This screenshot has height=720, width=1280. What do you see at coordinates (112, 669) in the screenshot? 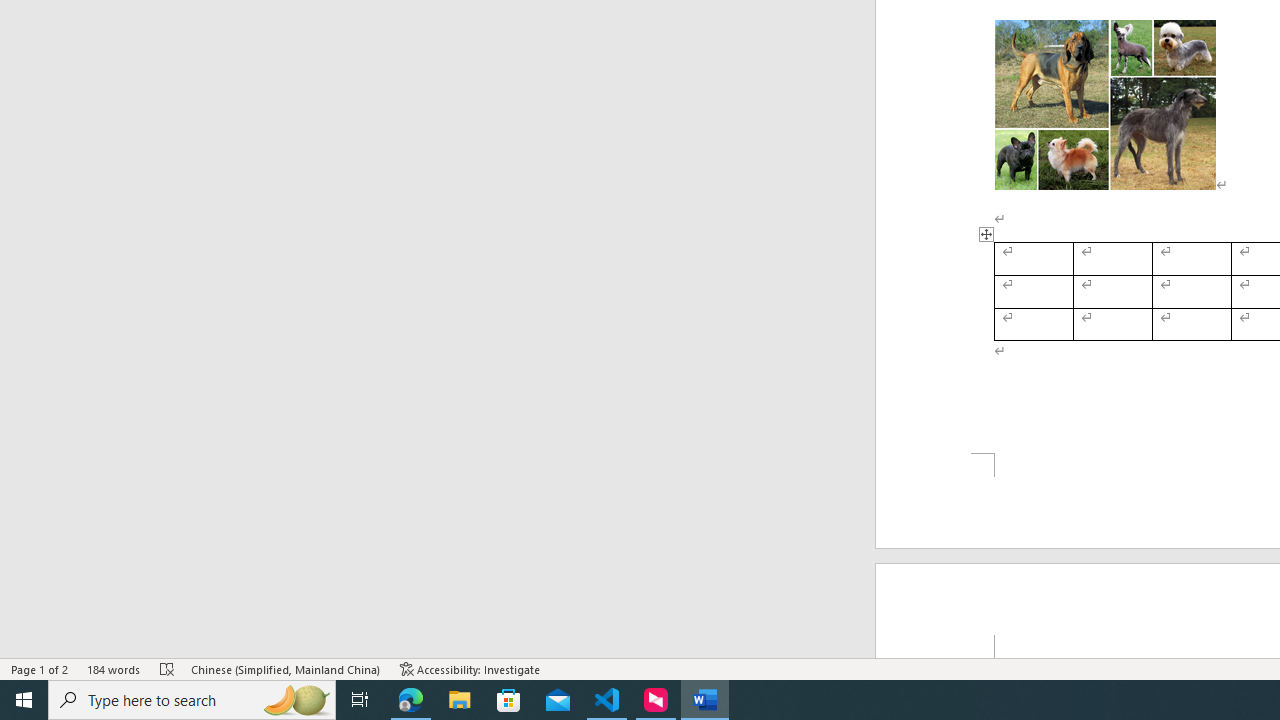
I see `'Word Count 184 words'` at bounding box center [112, 669].